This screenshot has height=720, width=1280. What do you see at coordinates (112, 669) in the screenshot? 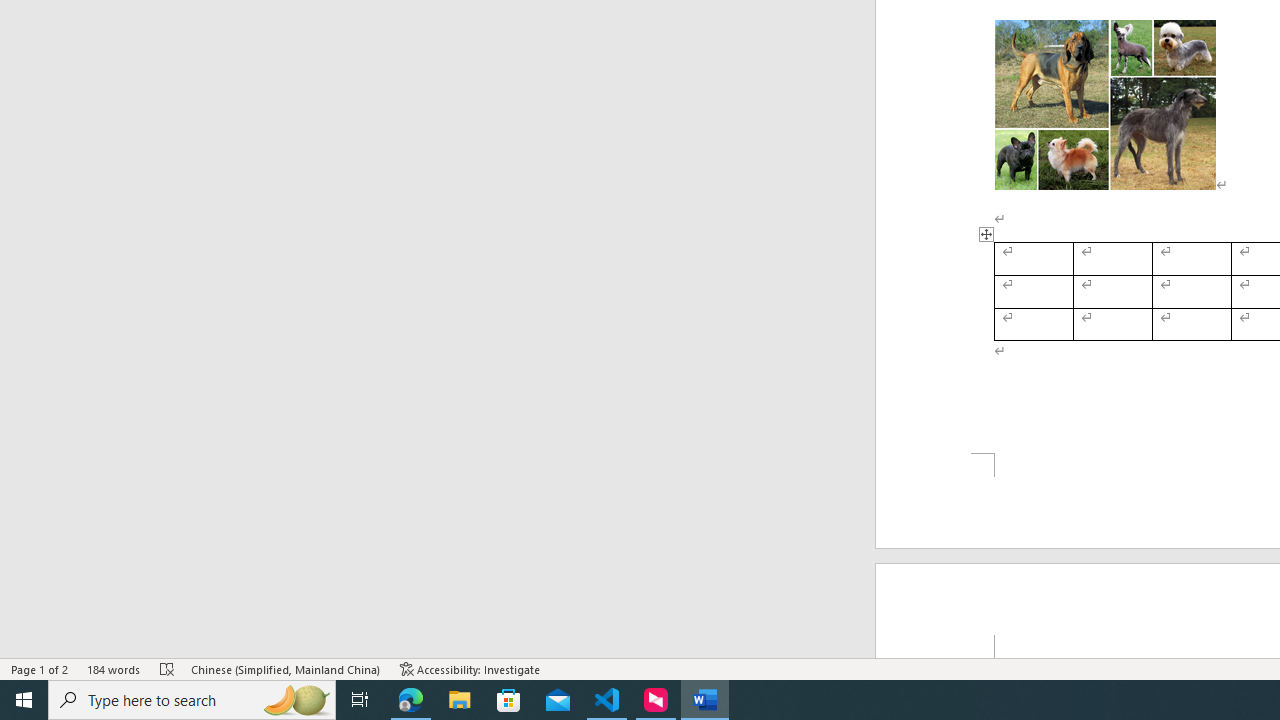
I see `'Word Count 184 words'` at bounding box center [112, 669].